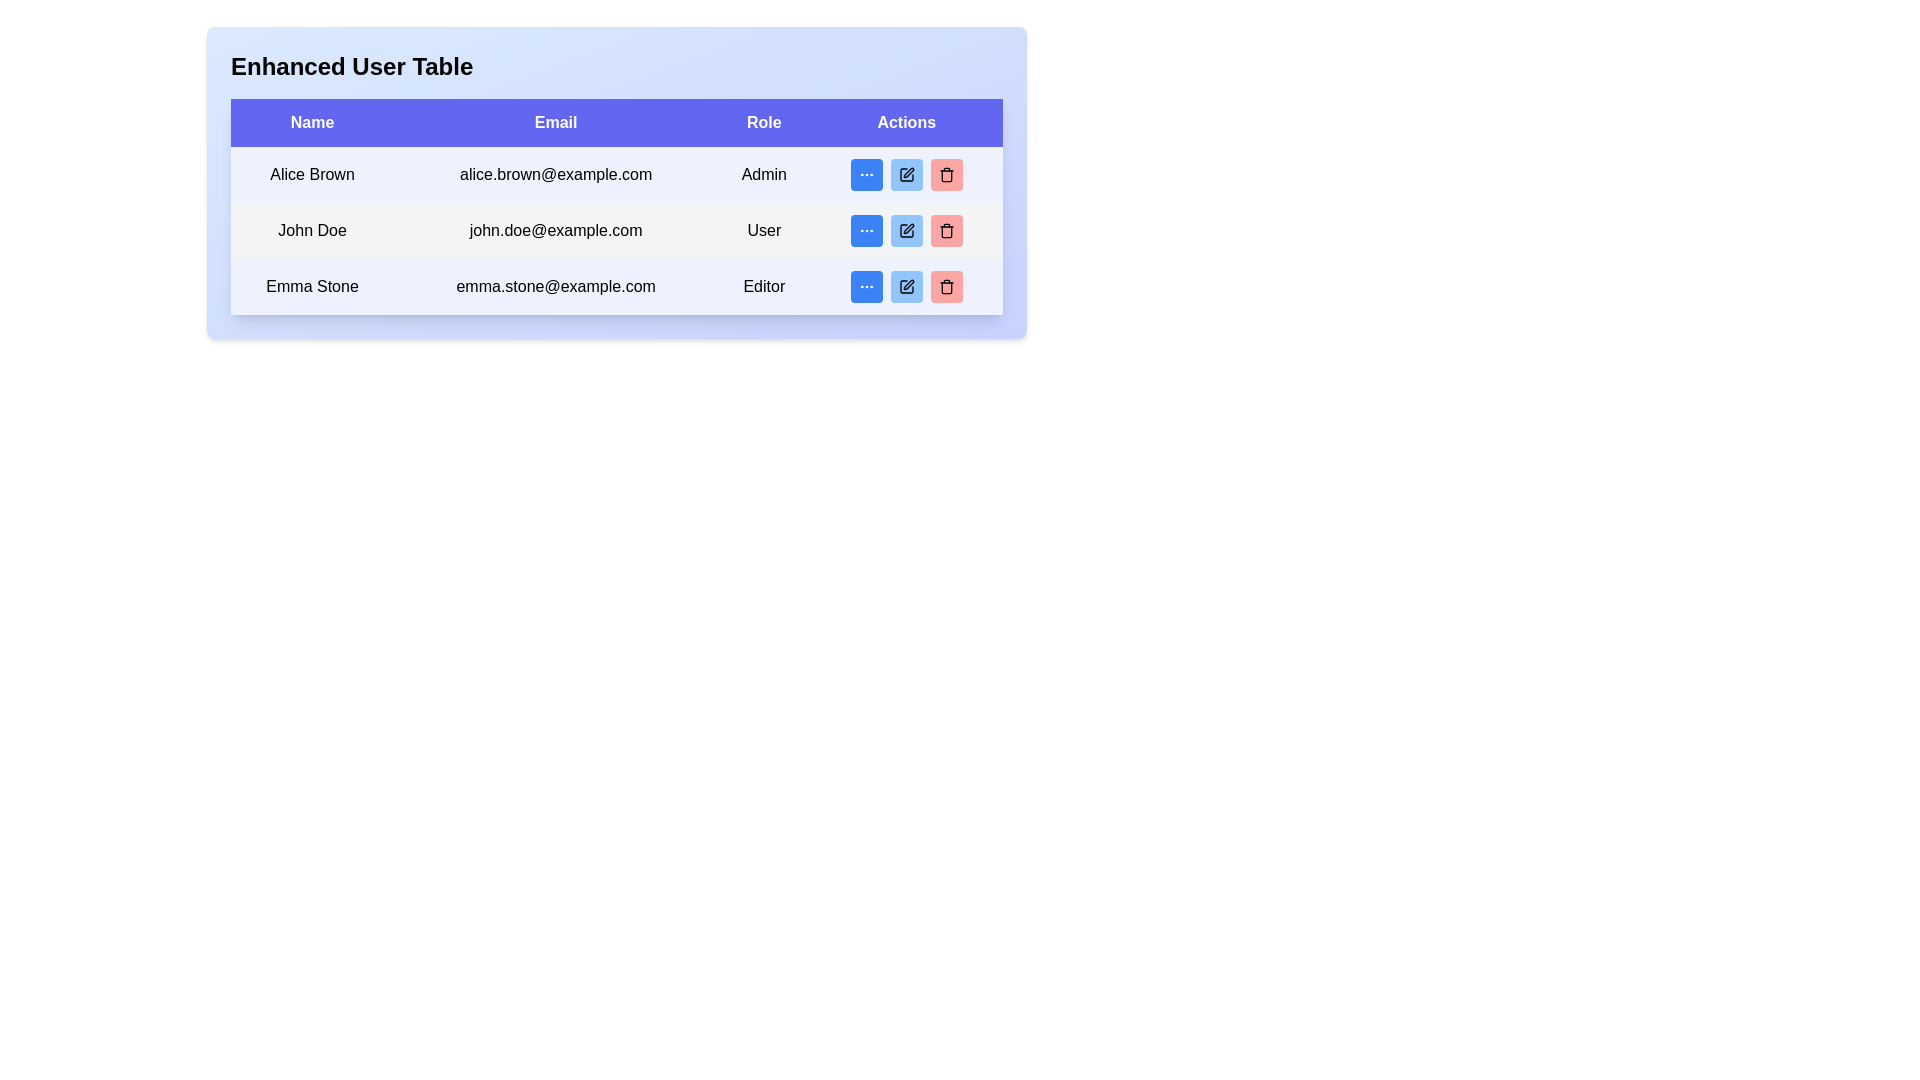 Image resolution: width=1920 pixels, height=1080 pixels. What do you see at coordinates (907, 227) in the screenshot?
I see `the pen icon in the 'Actions' column corresponding to 'John Doe'` at bounding box center [907, 227].